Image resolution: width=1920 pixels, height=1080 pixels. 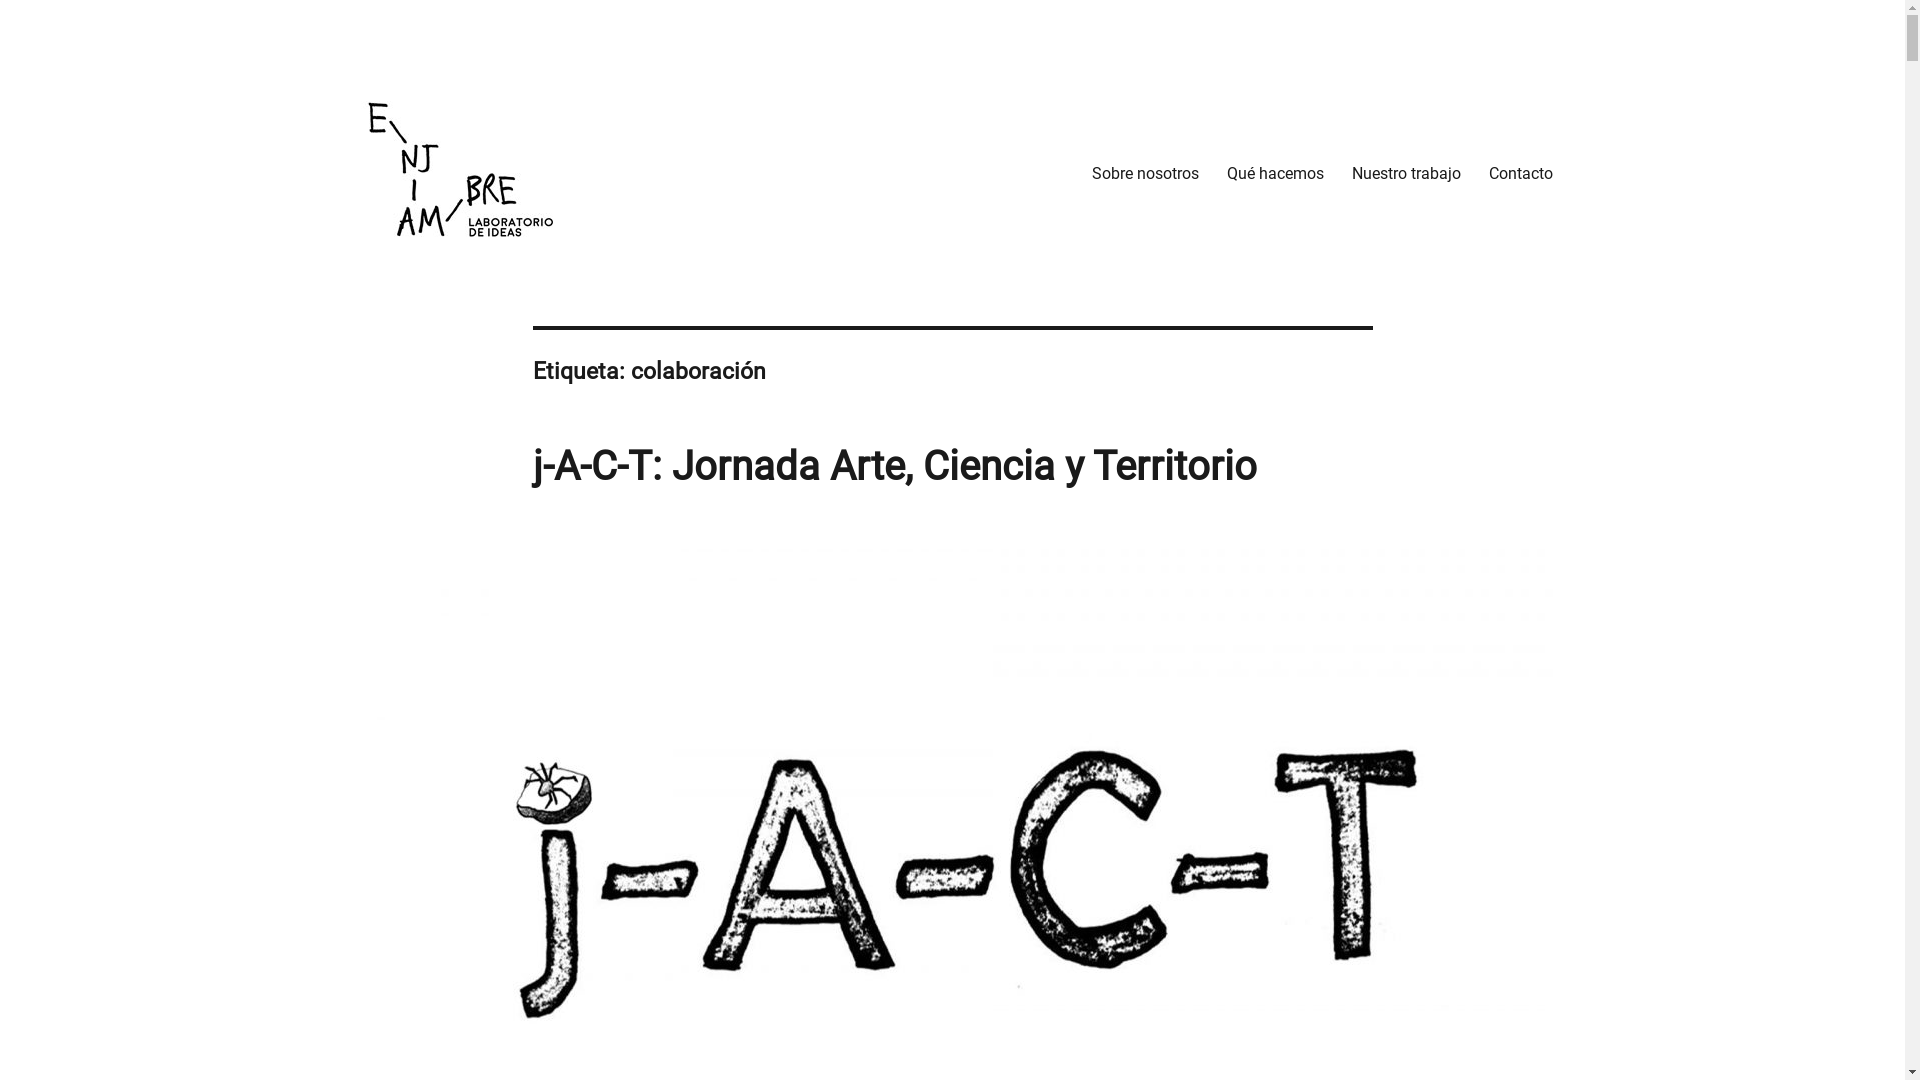 What do you see at coordinates (1520, 172) in the screenshot?
I see `'Contacto'` at bounding box center [1520, 172].